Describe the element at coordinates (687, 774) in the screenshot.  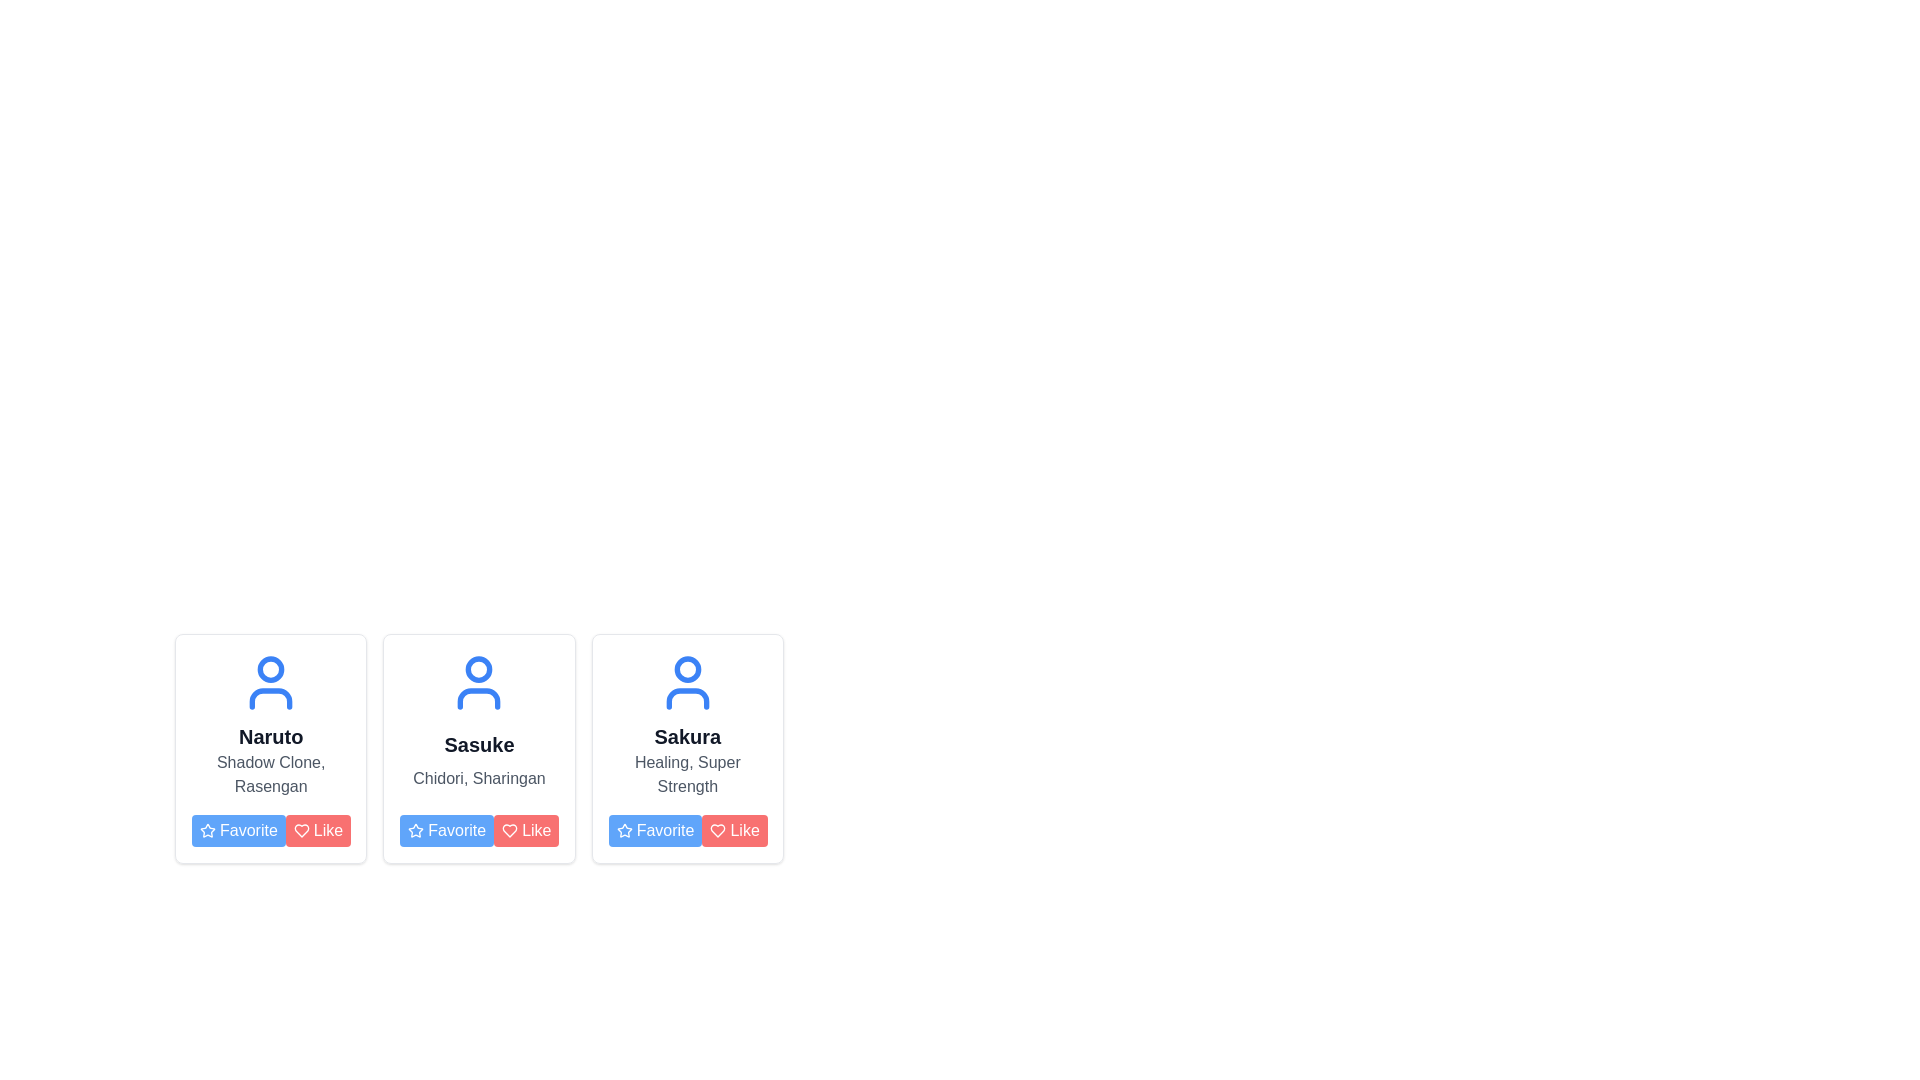
I see `the static text label that describes the characteristics or abilities of 'Sakura', located below the name 'Sakura' in the third card, between the 'Favorite' and 'Like' buttons` at that location.